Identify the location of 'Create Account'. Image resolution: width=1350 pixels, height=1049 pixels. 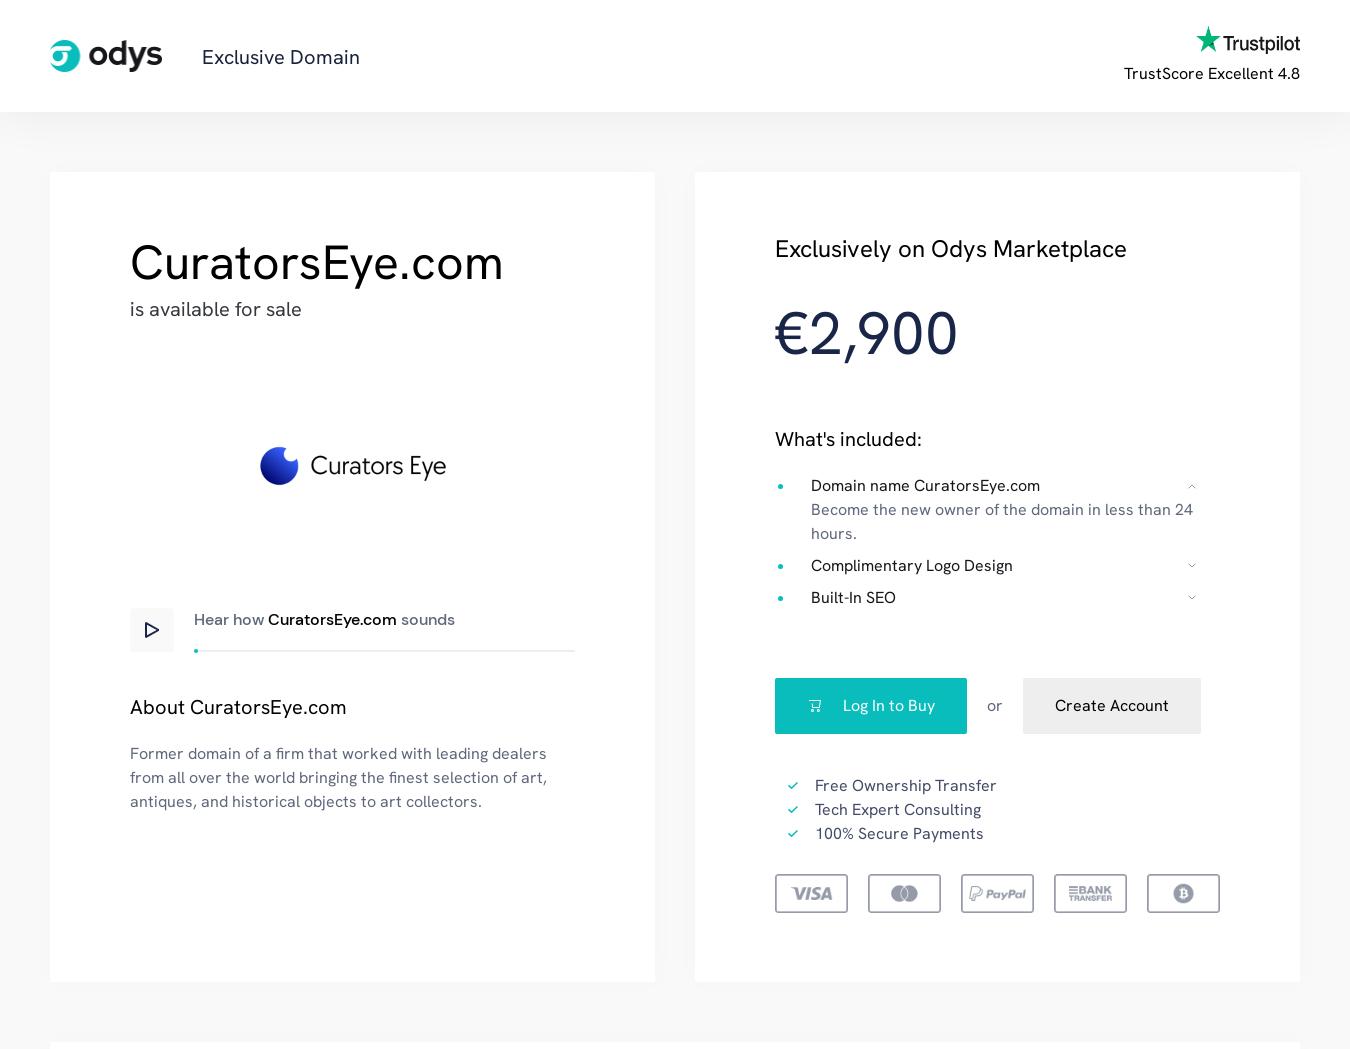
(1111, 704).